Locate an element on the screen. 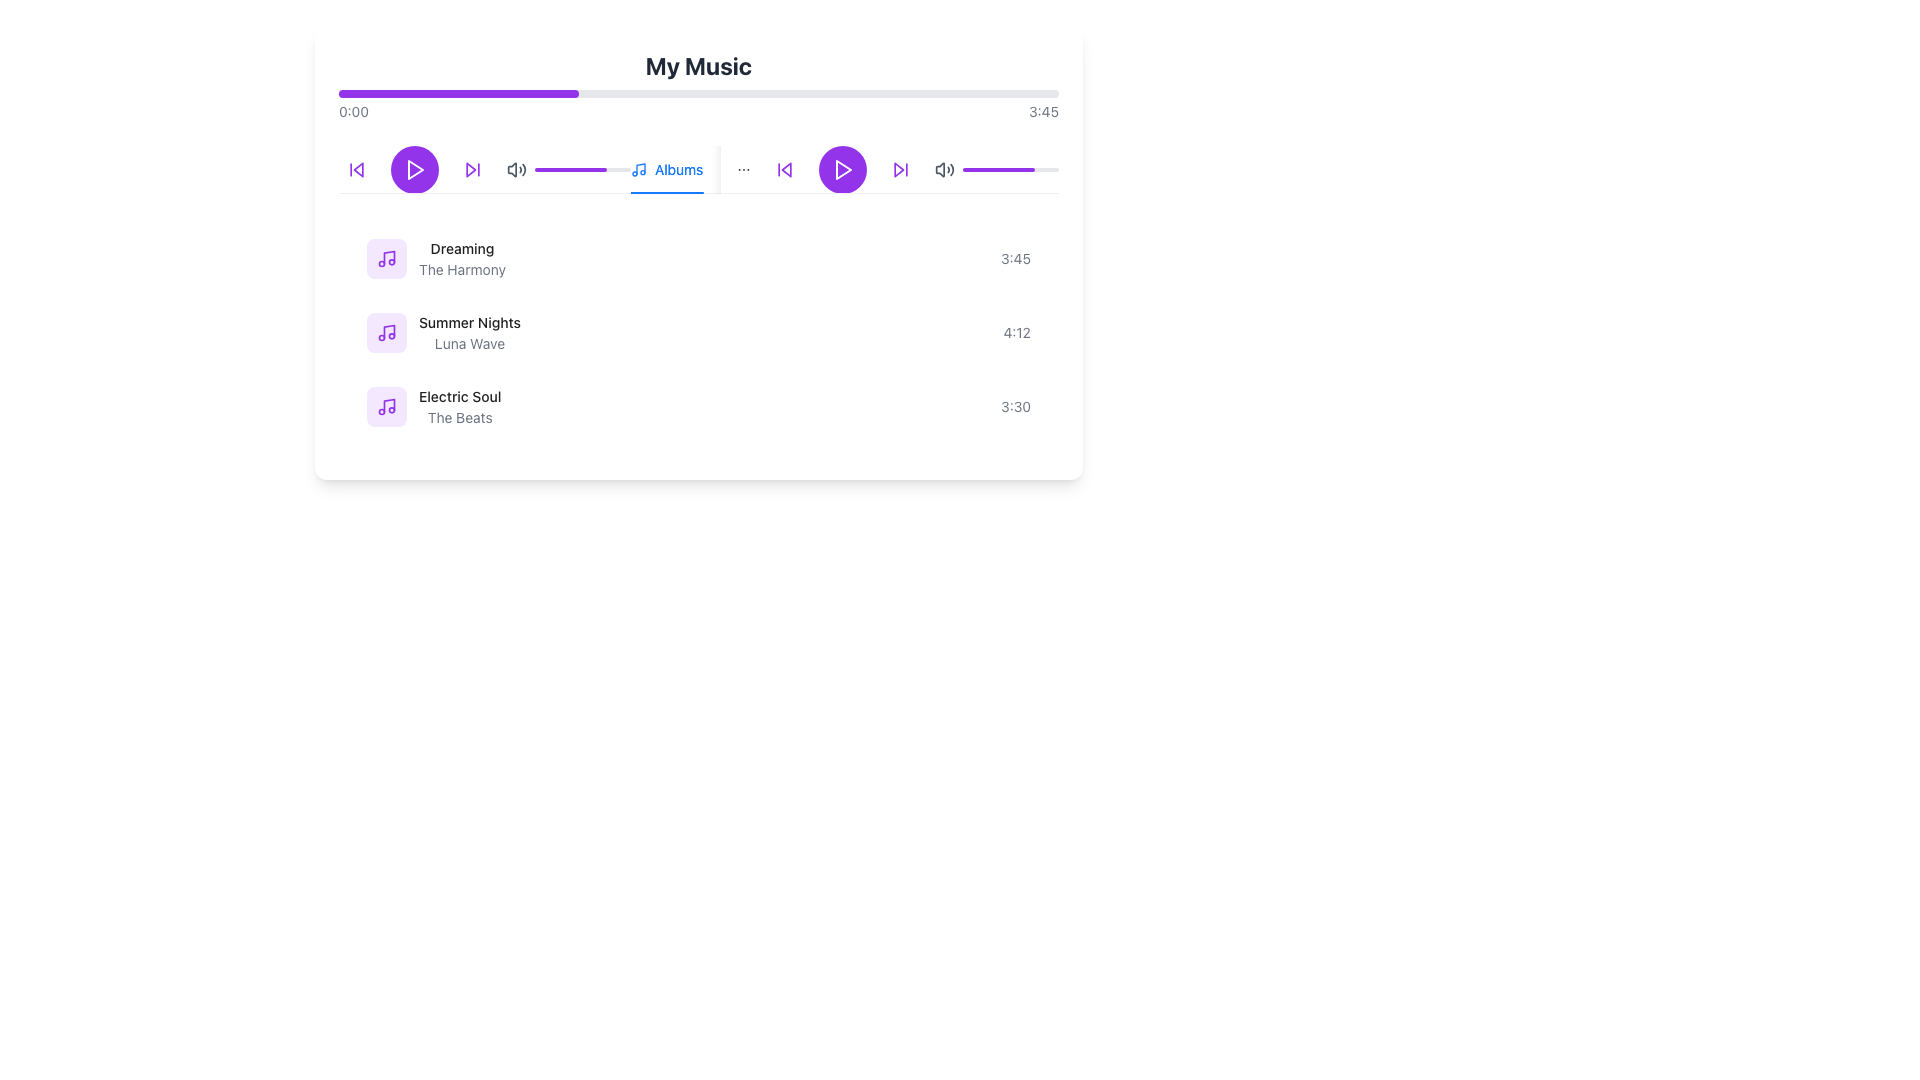  the third button in the primary row of media controls, located between the play button and the volume control is located at coordinates (472, 168).